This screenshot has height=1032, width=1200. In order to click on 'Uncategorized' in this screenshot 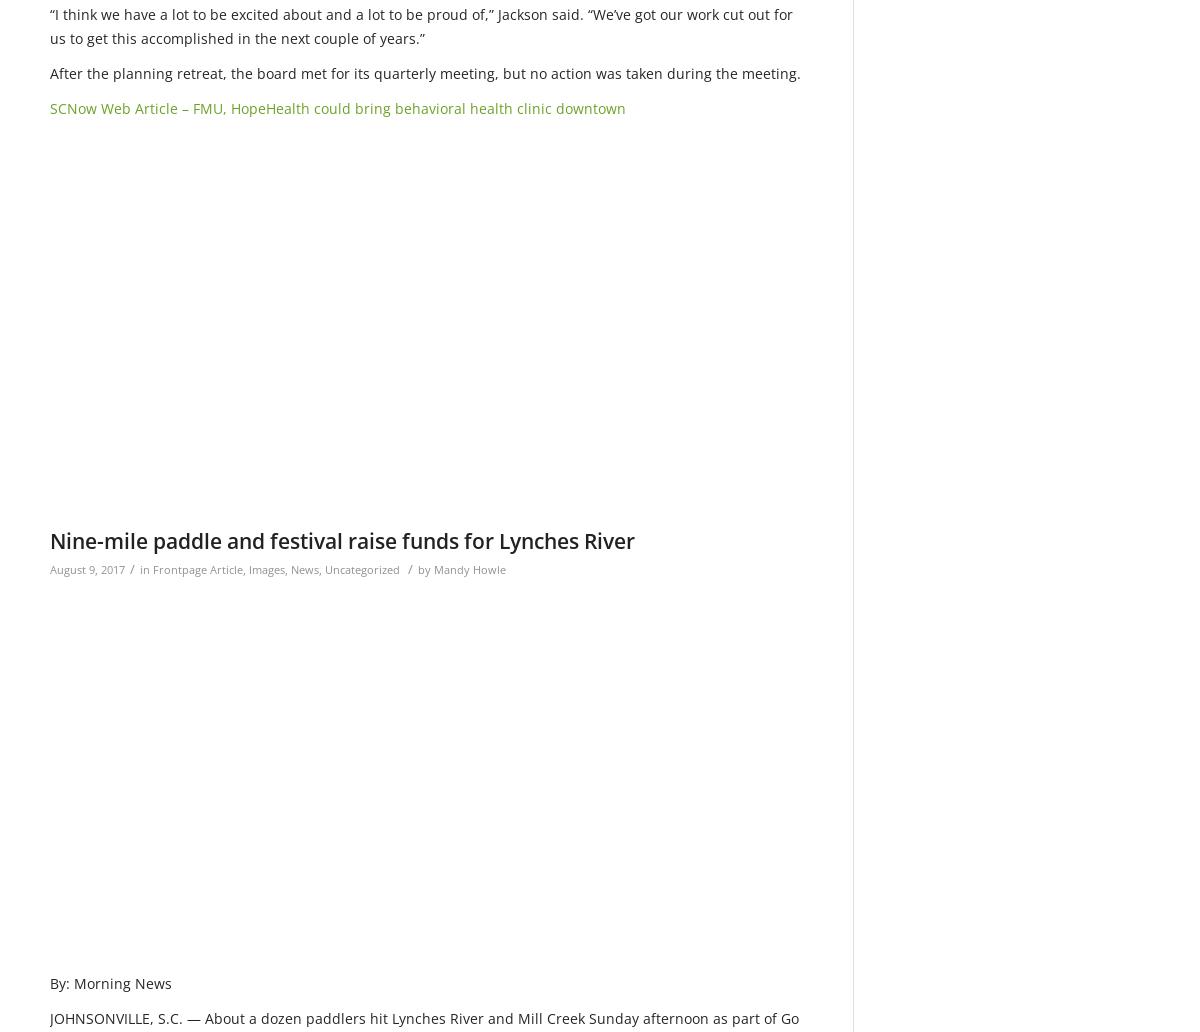, I will do `click(362, 568)`.